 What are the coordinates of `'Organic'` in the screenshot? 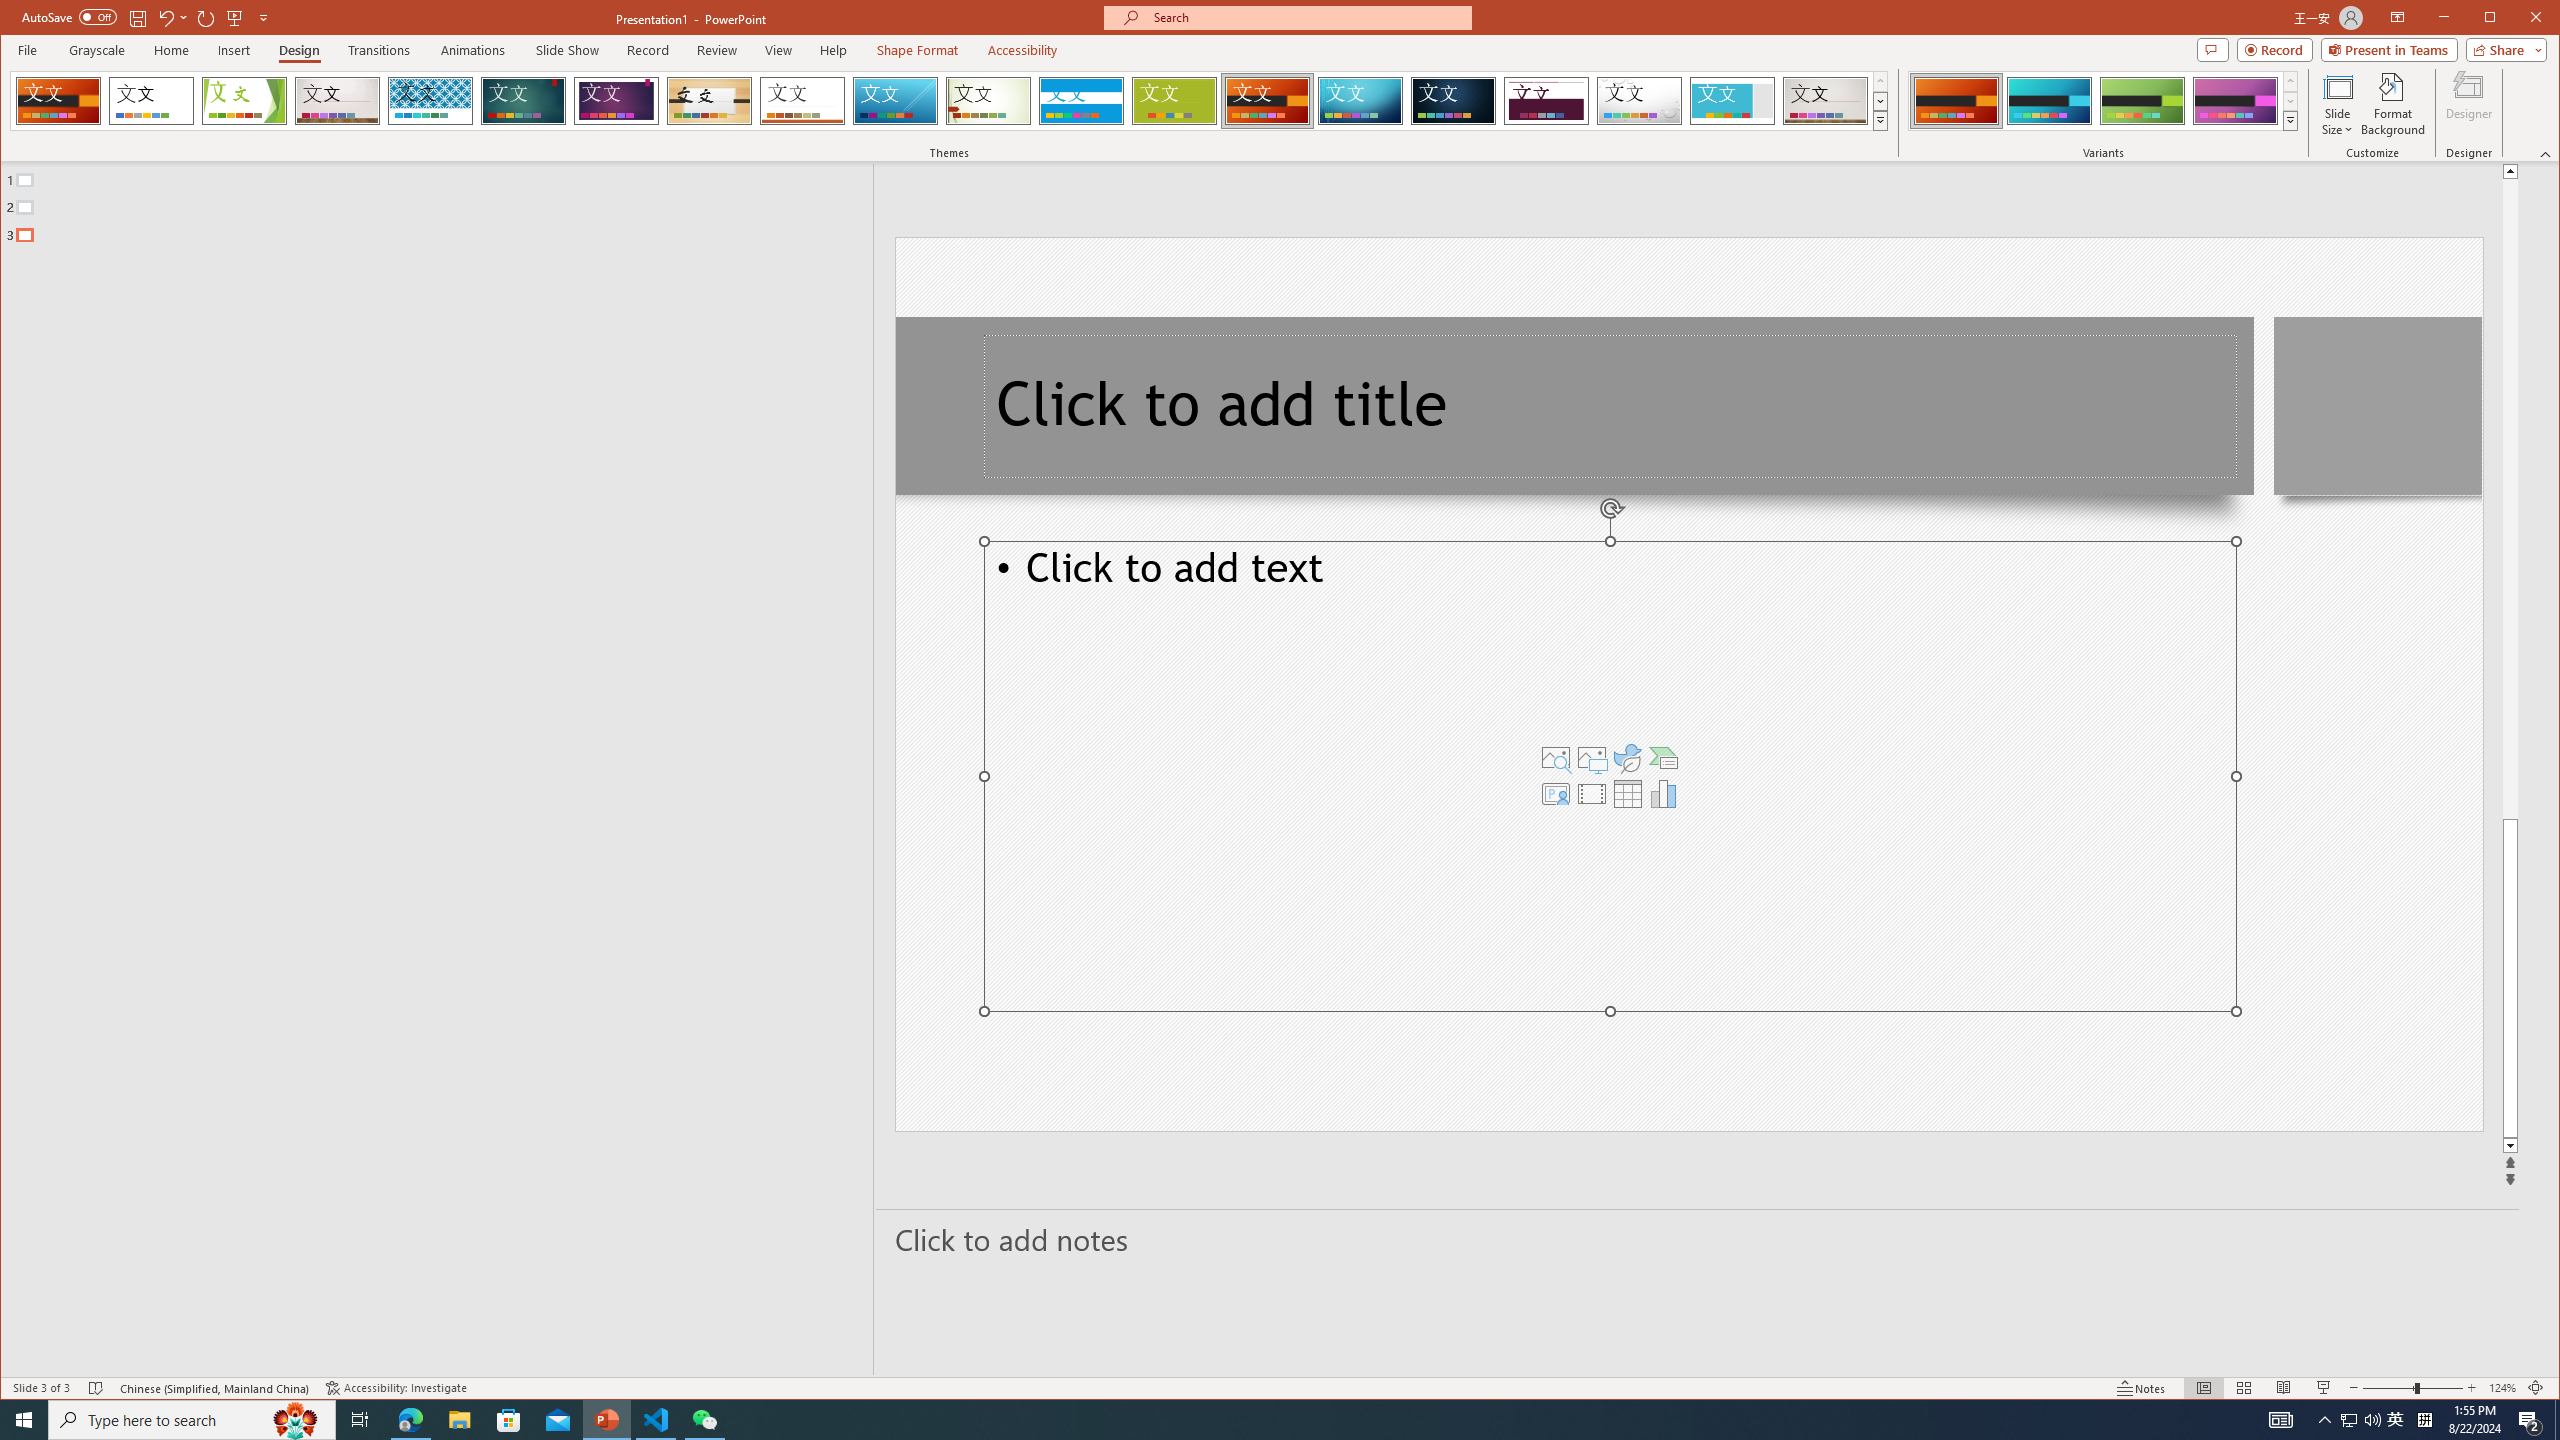 It's located at (709, 100).